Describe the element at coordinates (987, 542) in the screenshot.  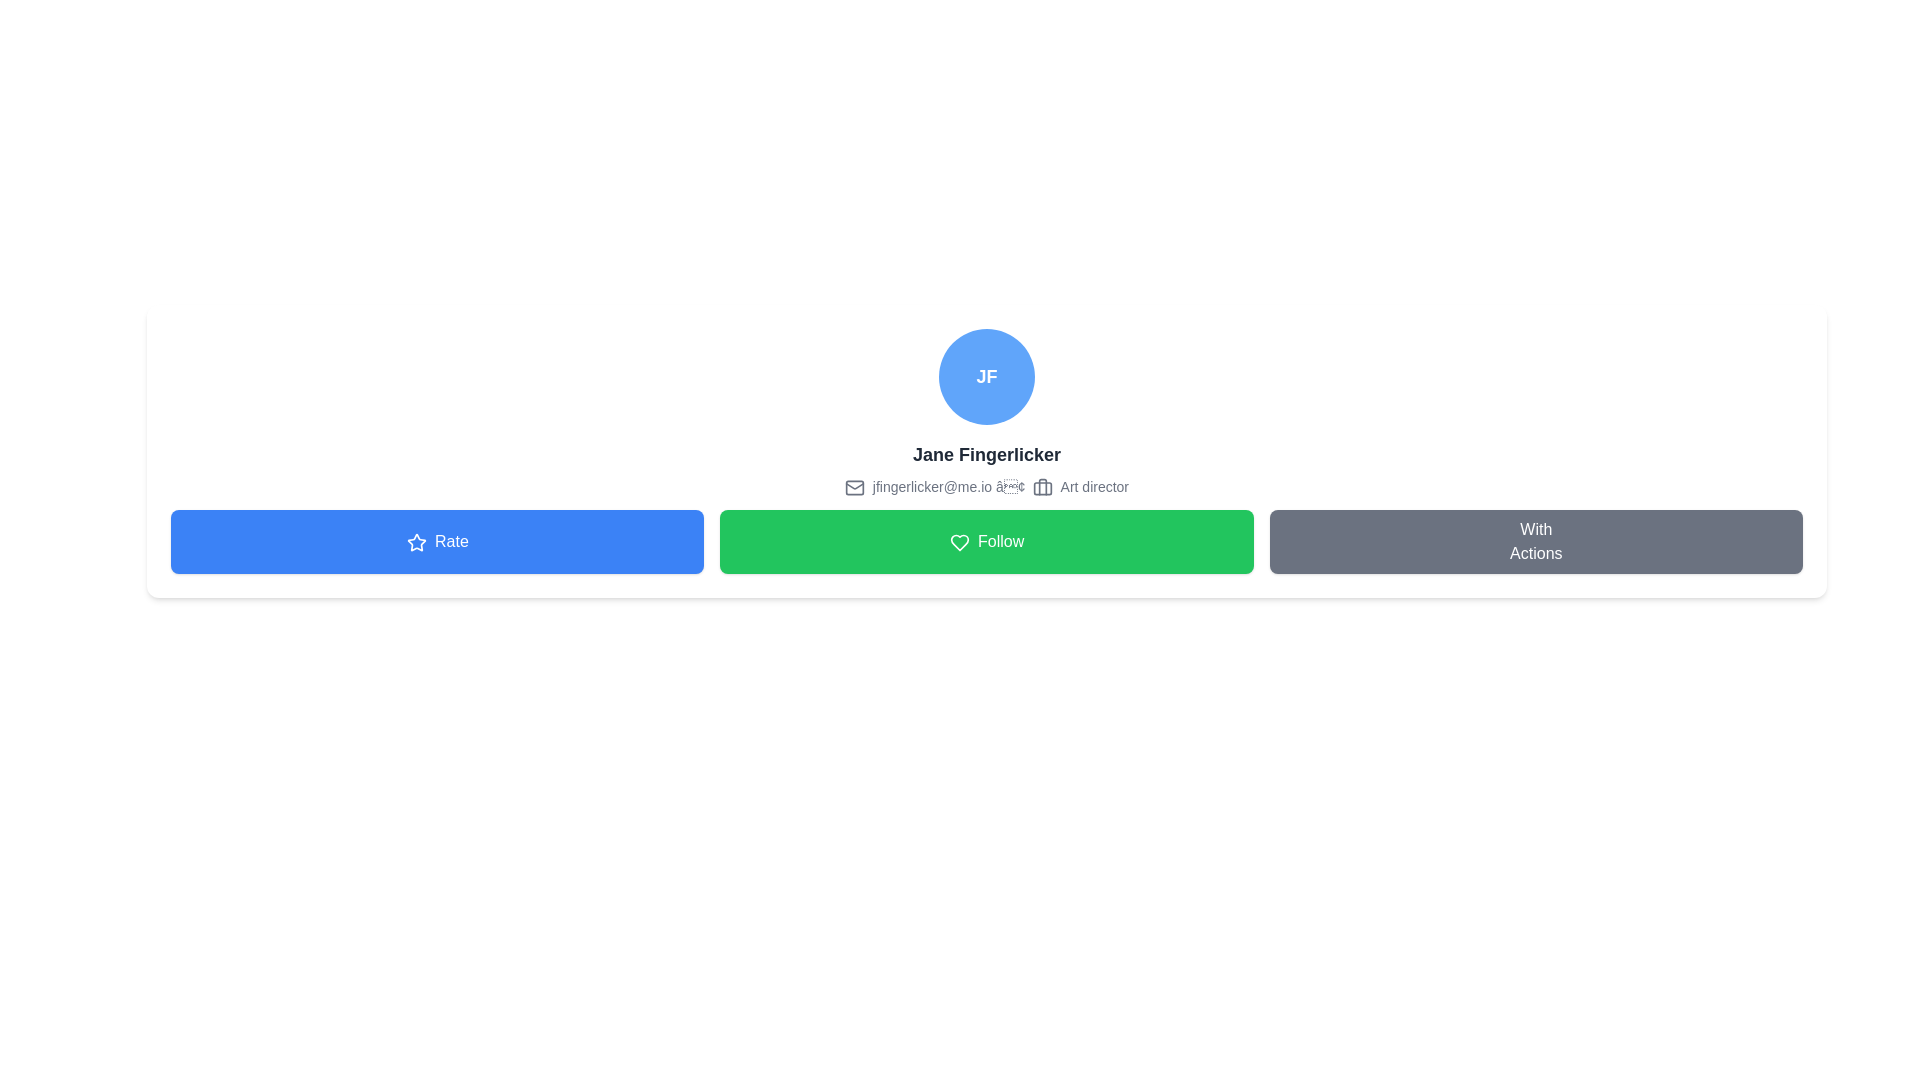
I see `the green rectangular 'Follow' button with a white heart icon to follow the user` at that location.